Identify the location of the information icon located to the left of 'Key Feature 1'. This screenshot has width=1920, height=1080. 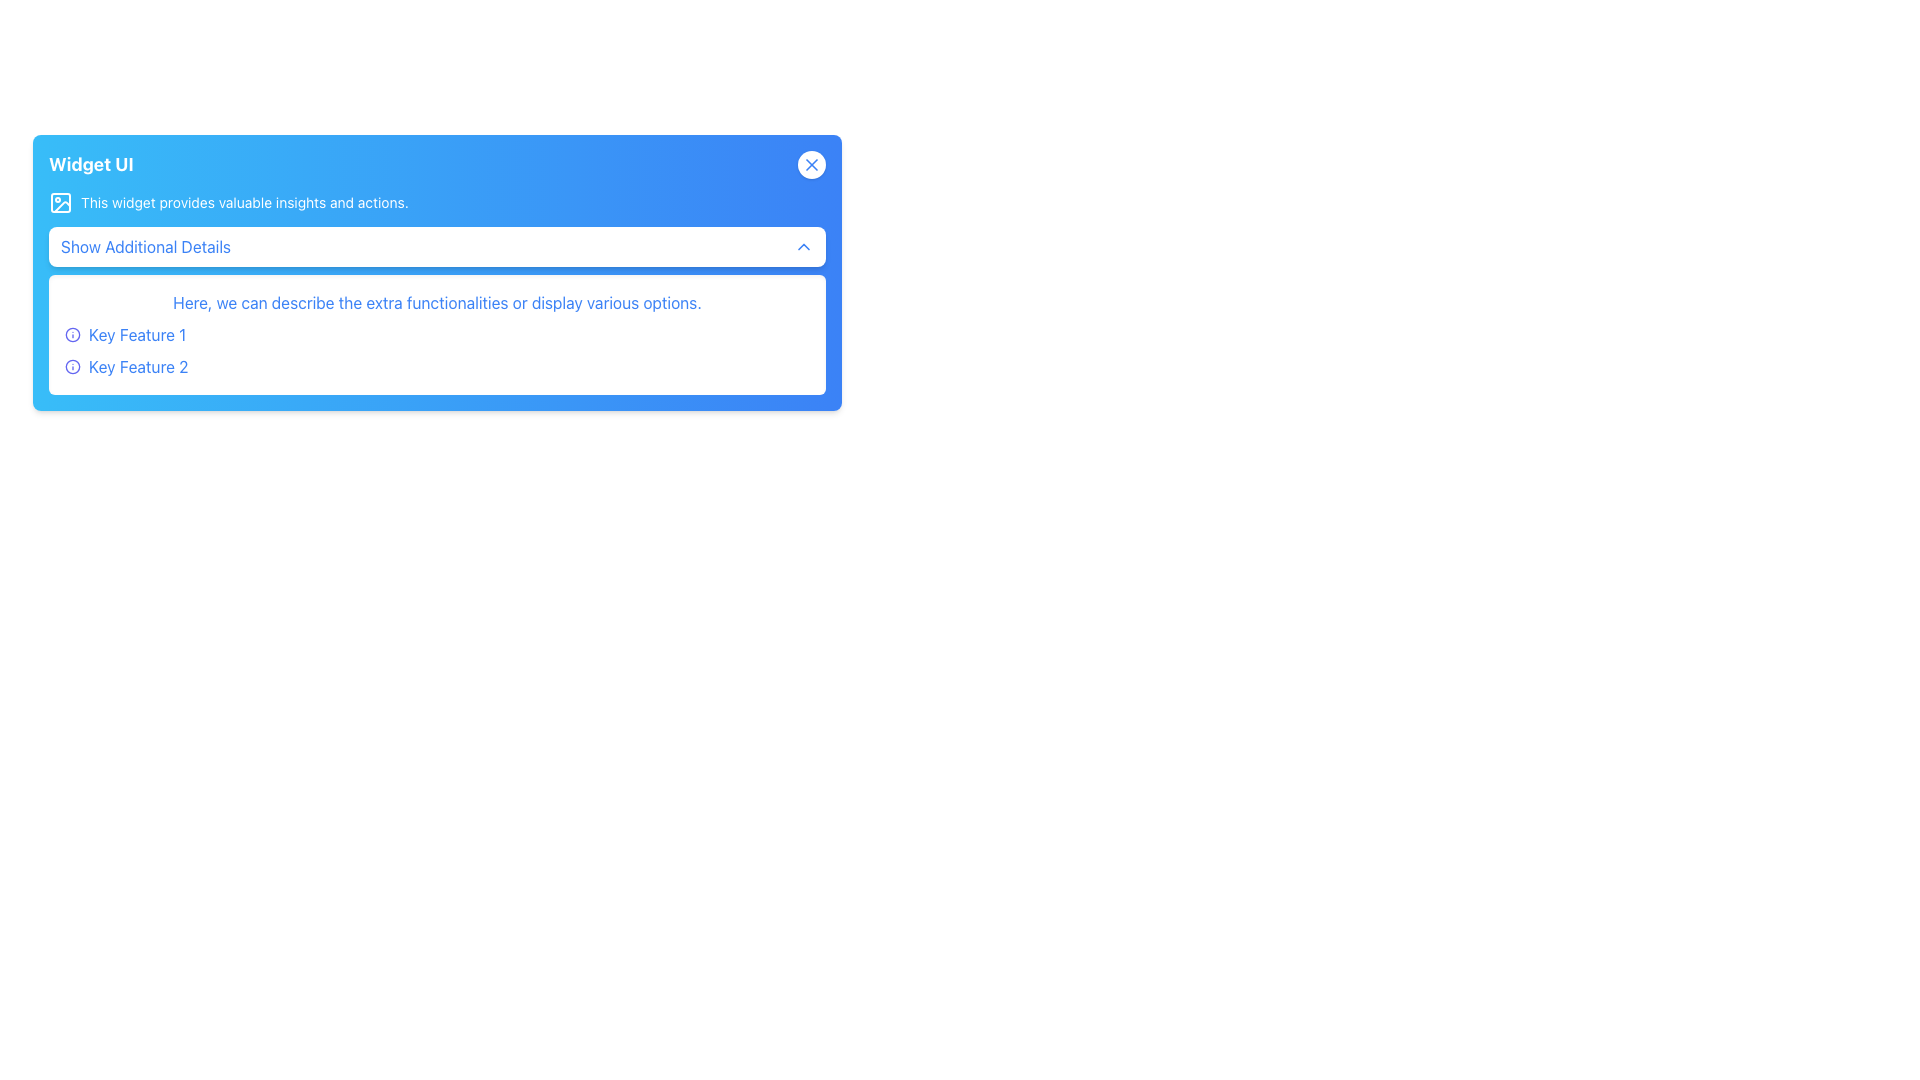
(72, 334).